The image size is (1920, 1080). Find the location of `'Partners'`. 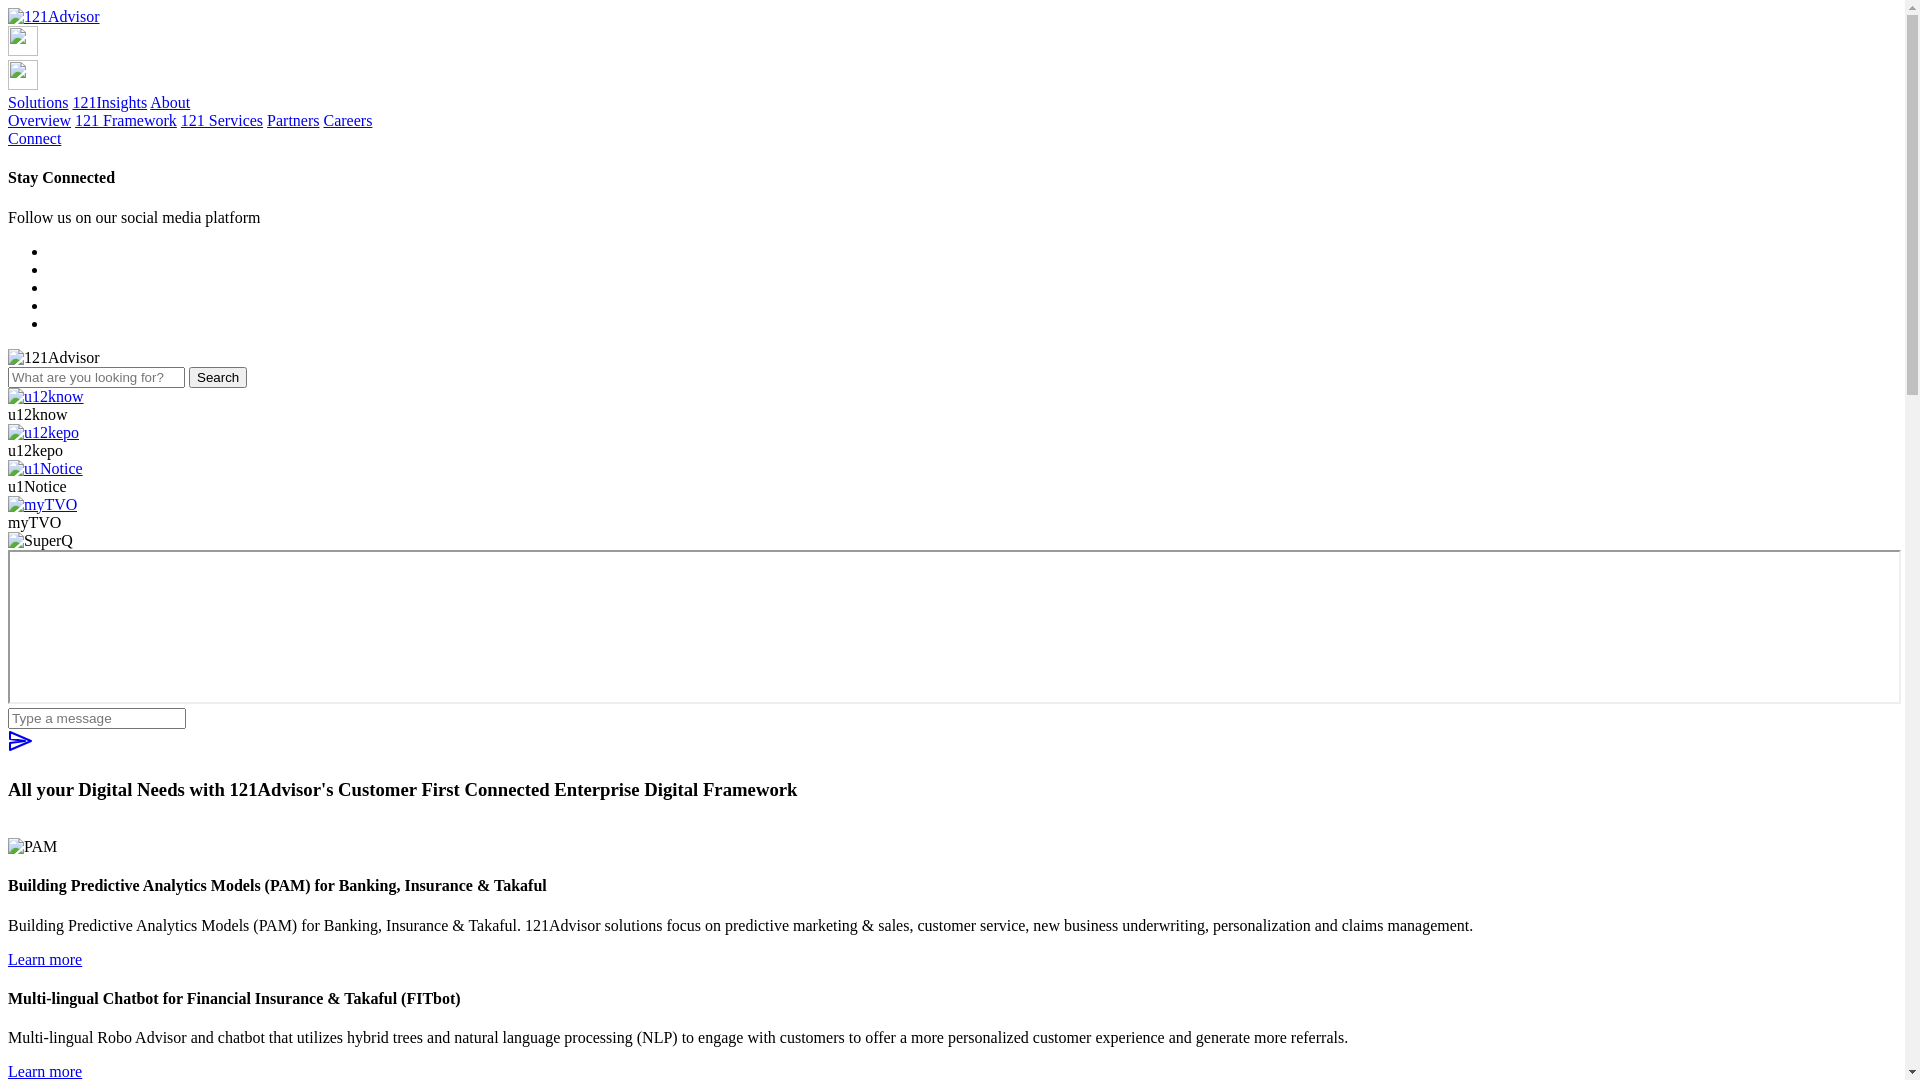

'Partners' is located at coordinates (266, 120).